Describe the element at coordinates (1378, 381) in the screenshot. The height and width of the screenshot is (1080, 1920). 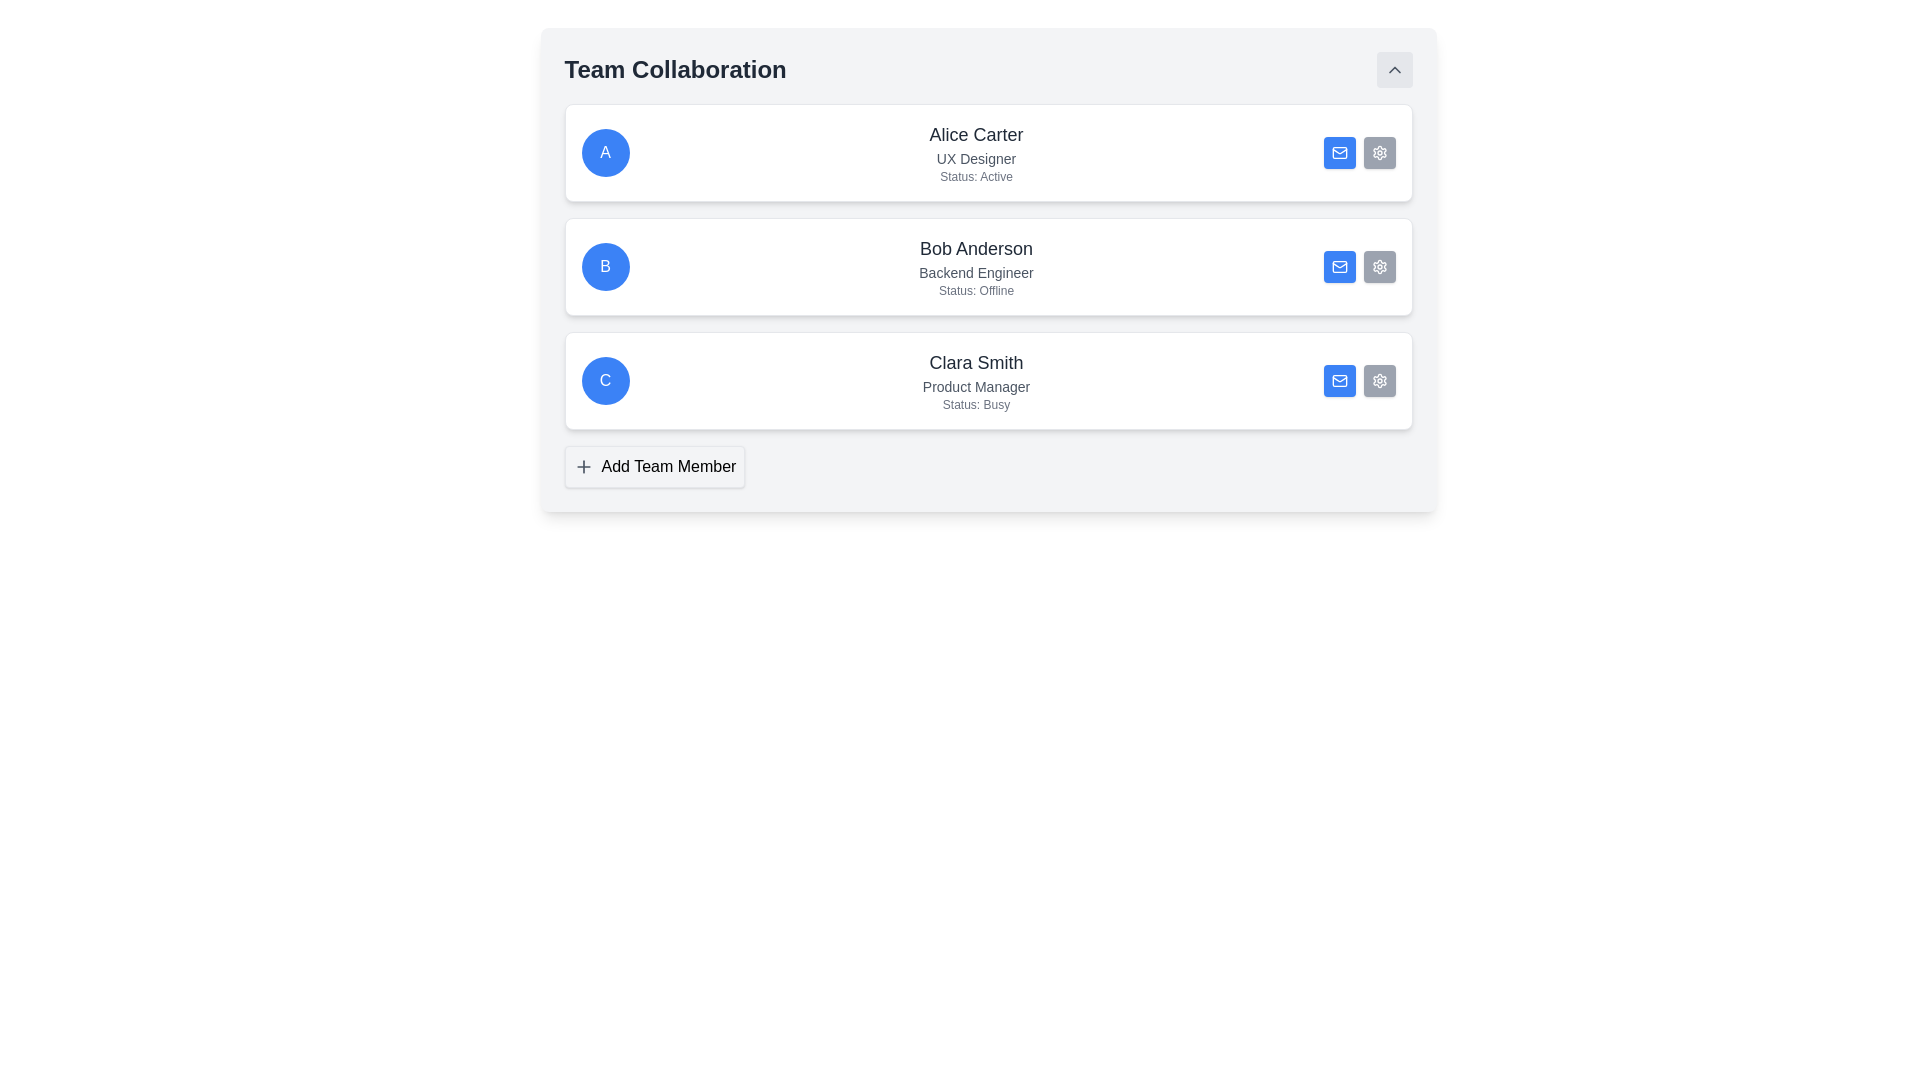
I see `the small circular button featuring a gear icon at the center, located to the right of the blue email icon in the team collaboration interface` at that location.